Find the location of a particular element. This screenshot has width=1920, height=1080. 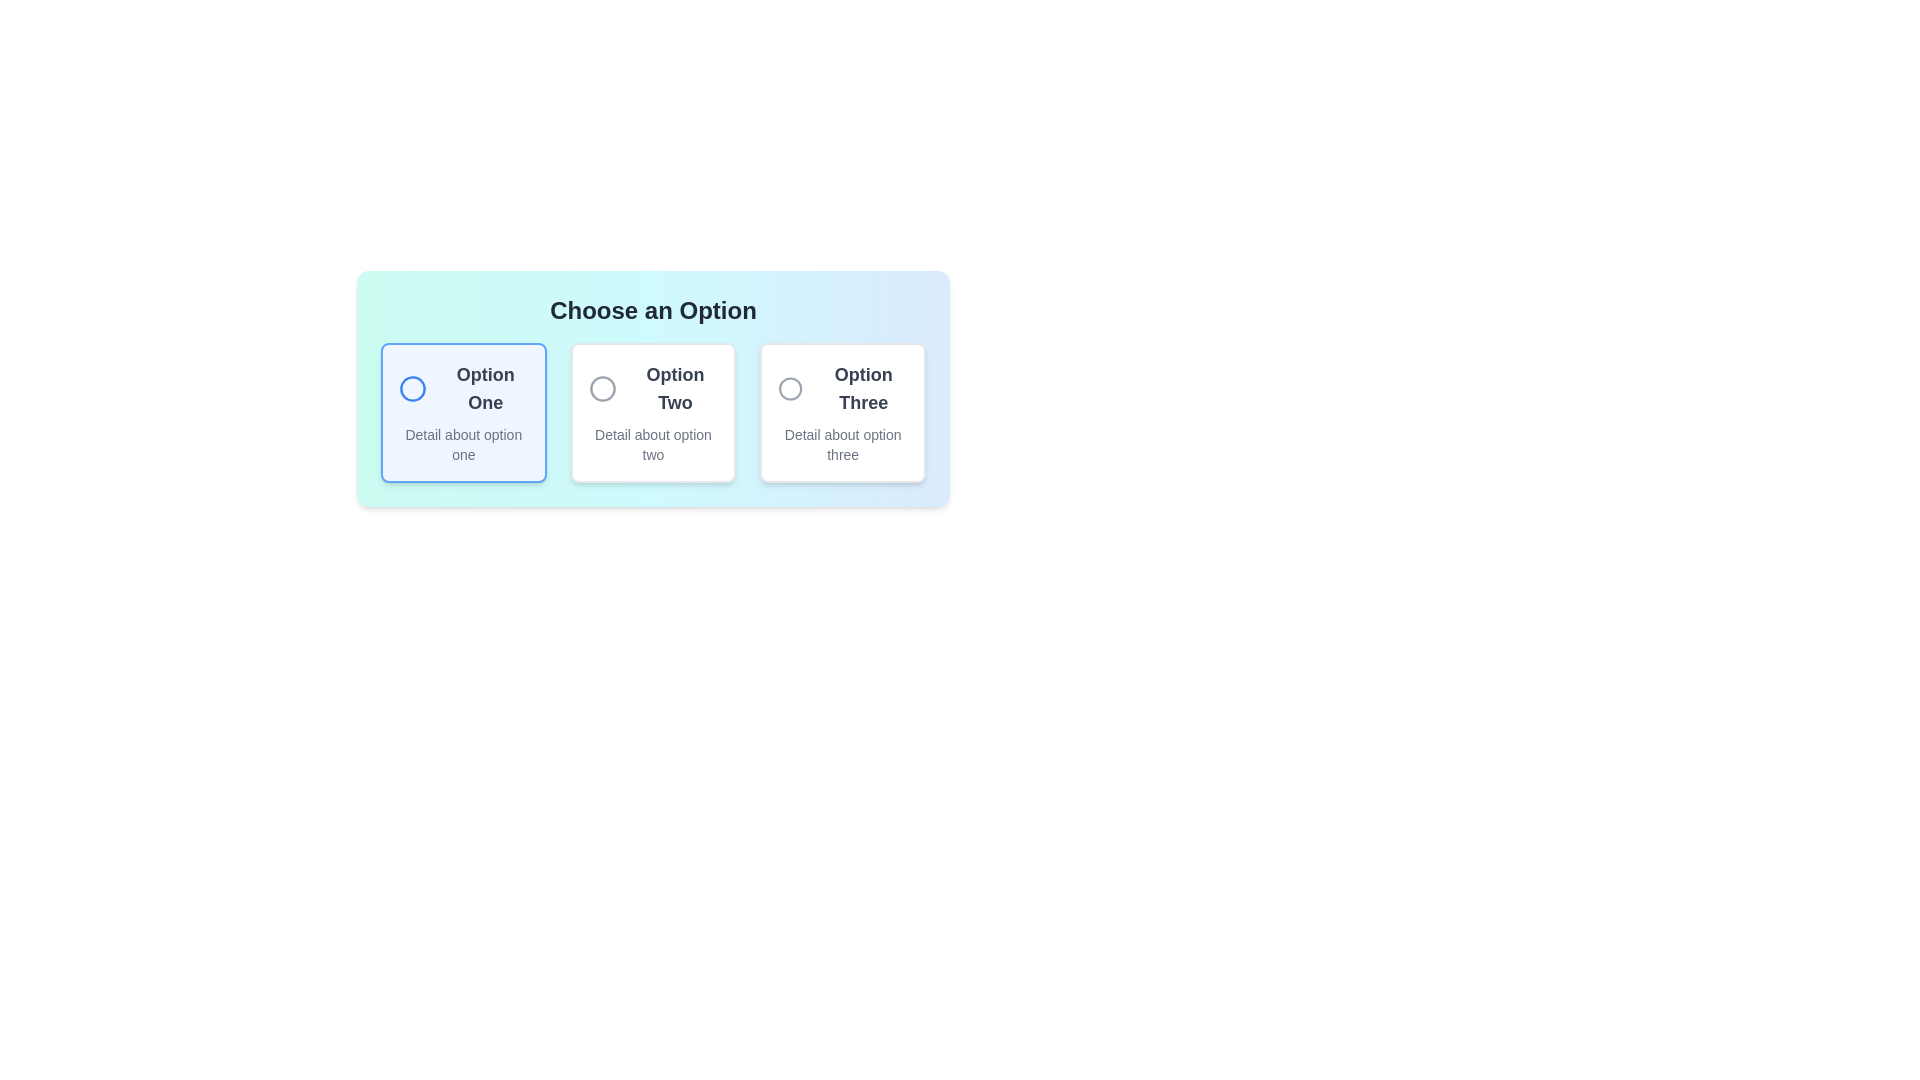

the text label displaying 'Option One', which is positioned to the right of a circular icon and is bold with dark gray font on a white background is located at coordinates (485, 389).